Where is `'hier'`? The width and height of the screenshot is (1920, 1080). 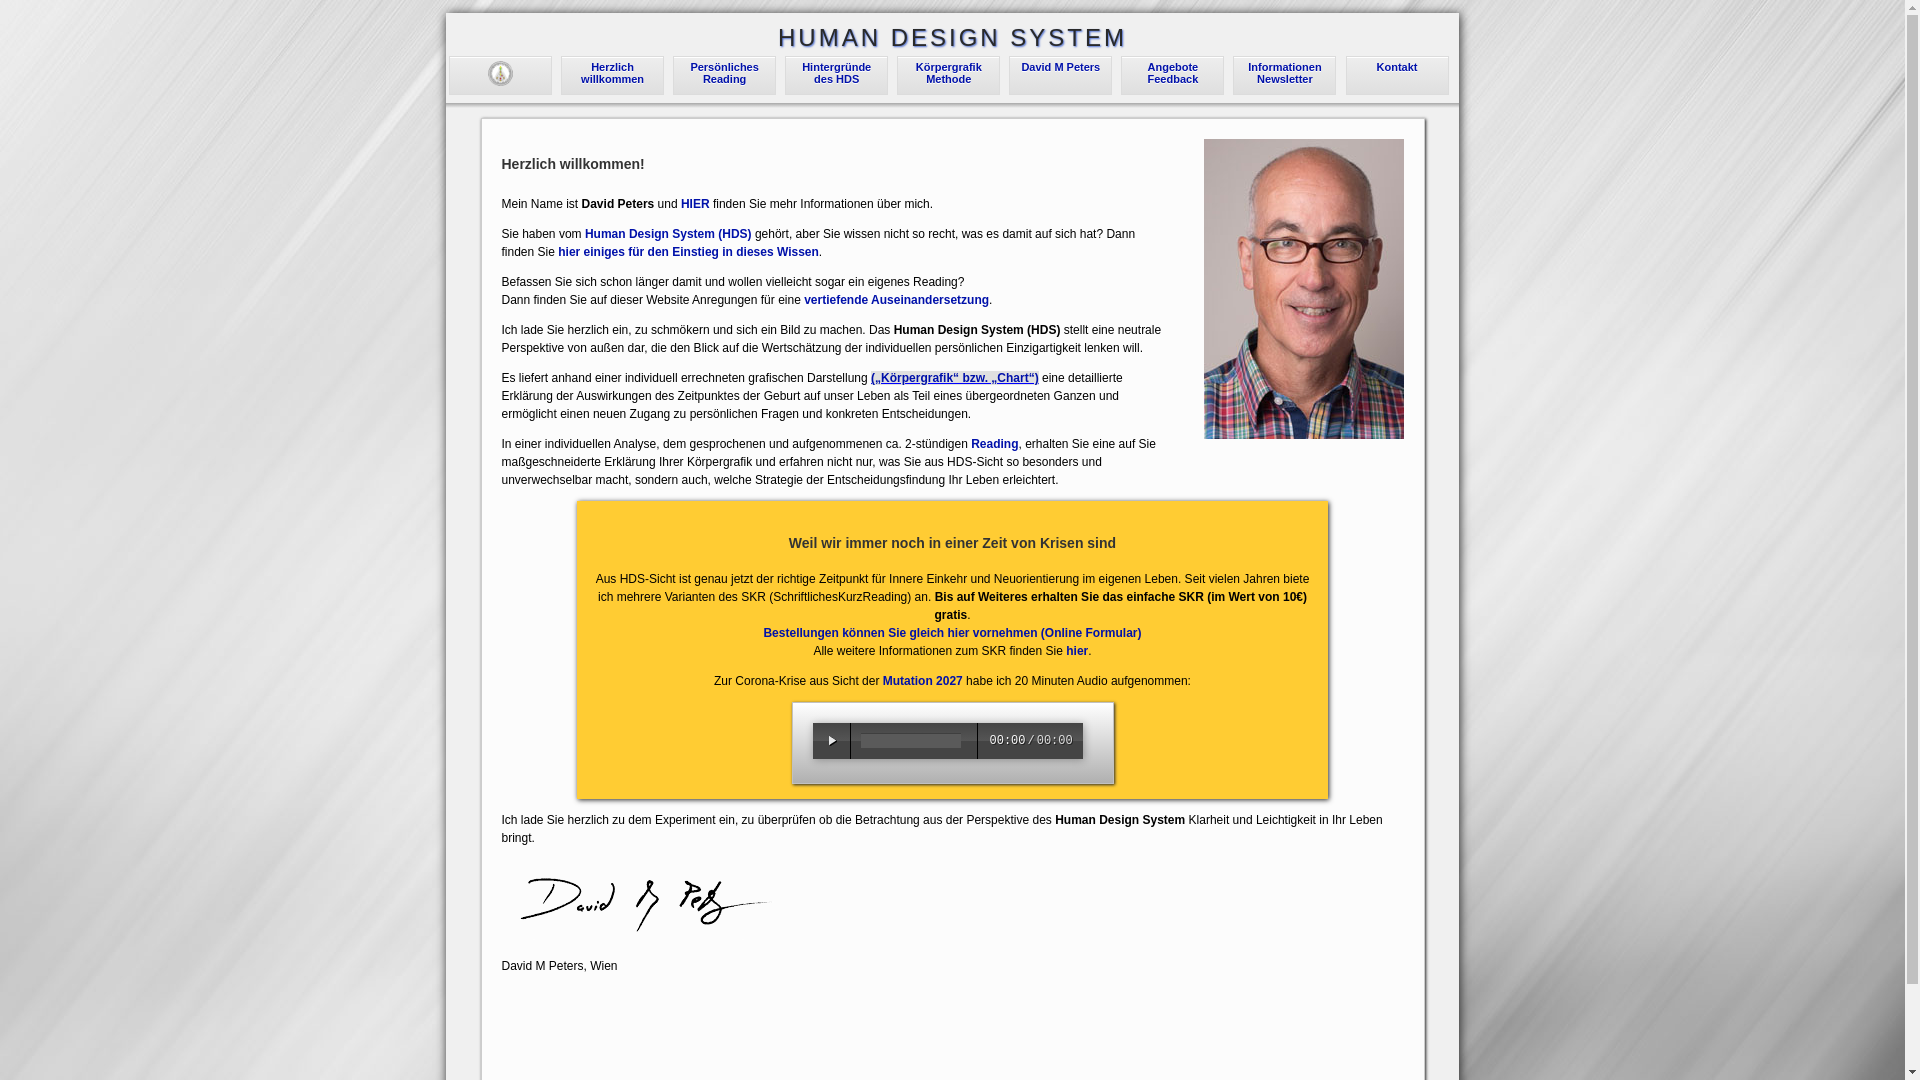
'hier' is located at coordinates (1075, 651).